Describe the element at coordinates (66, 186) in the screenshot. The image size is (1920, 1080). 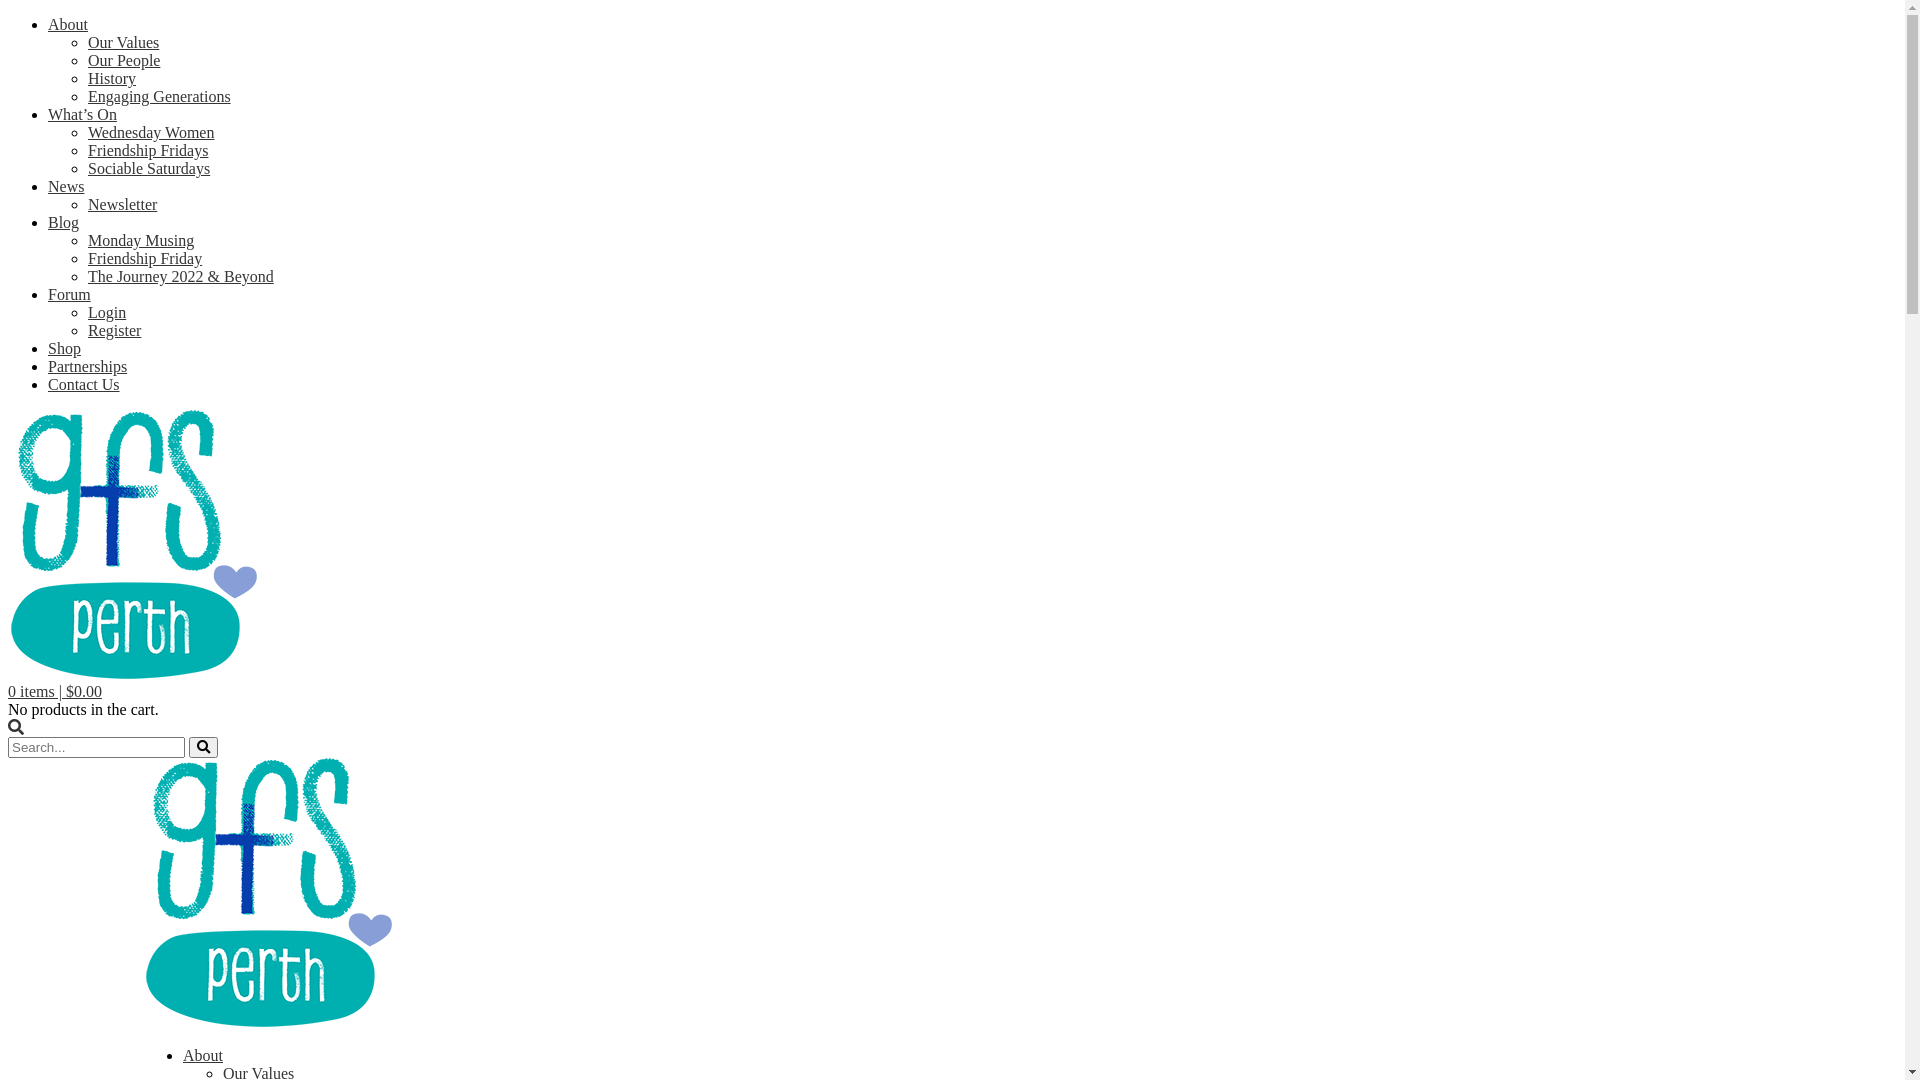
I see `'News'` at that location.